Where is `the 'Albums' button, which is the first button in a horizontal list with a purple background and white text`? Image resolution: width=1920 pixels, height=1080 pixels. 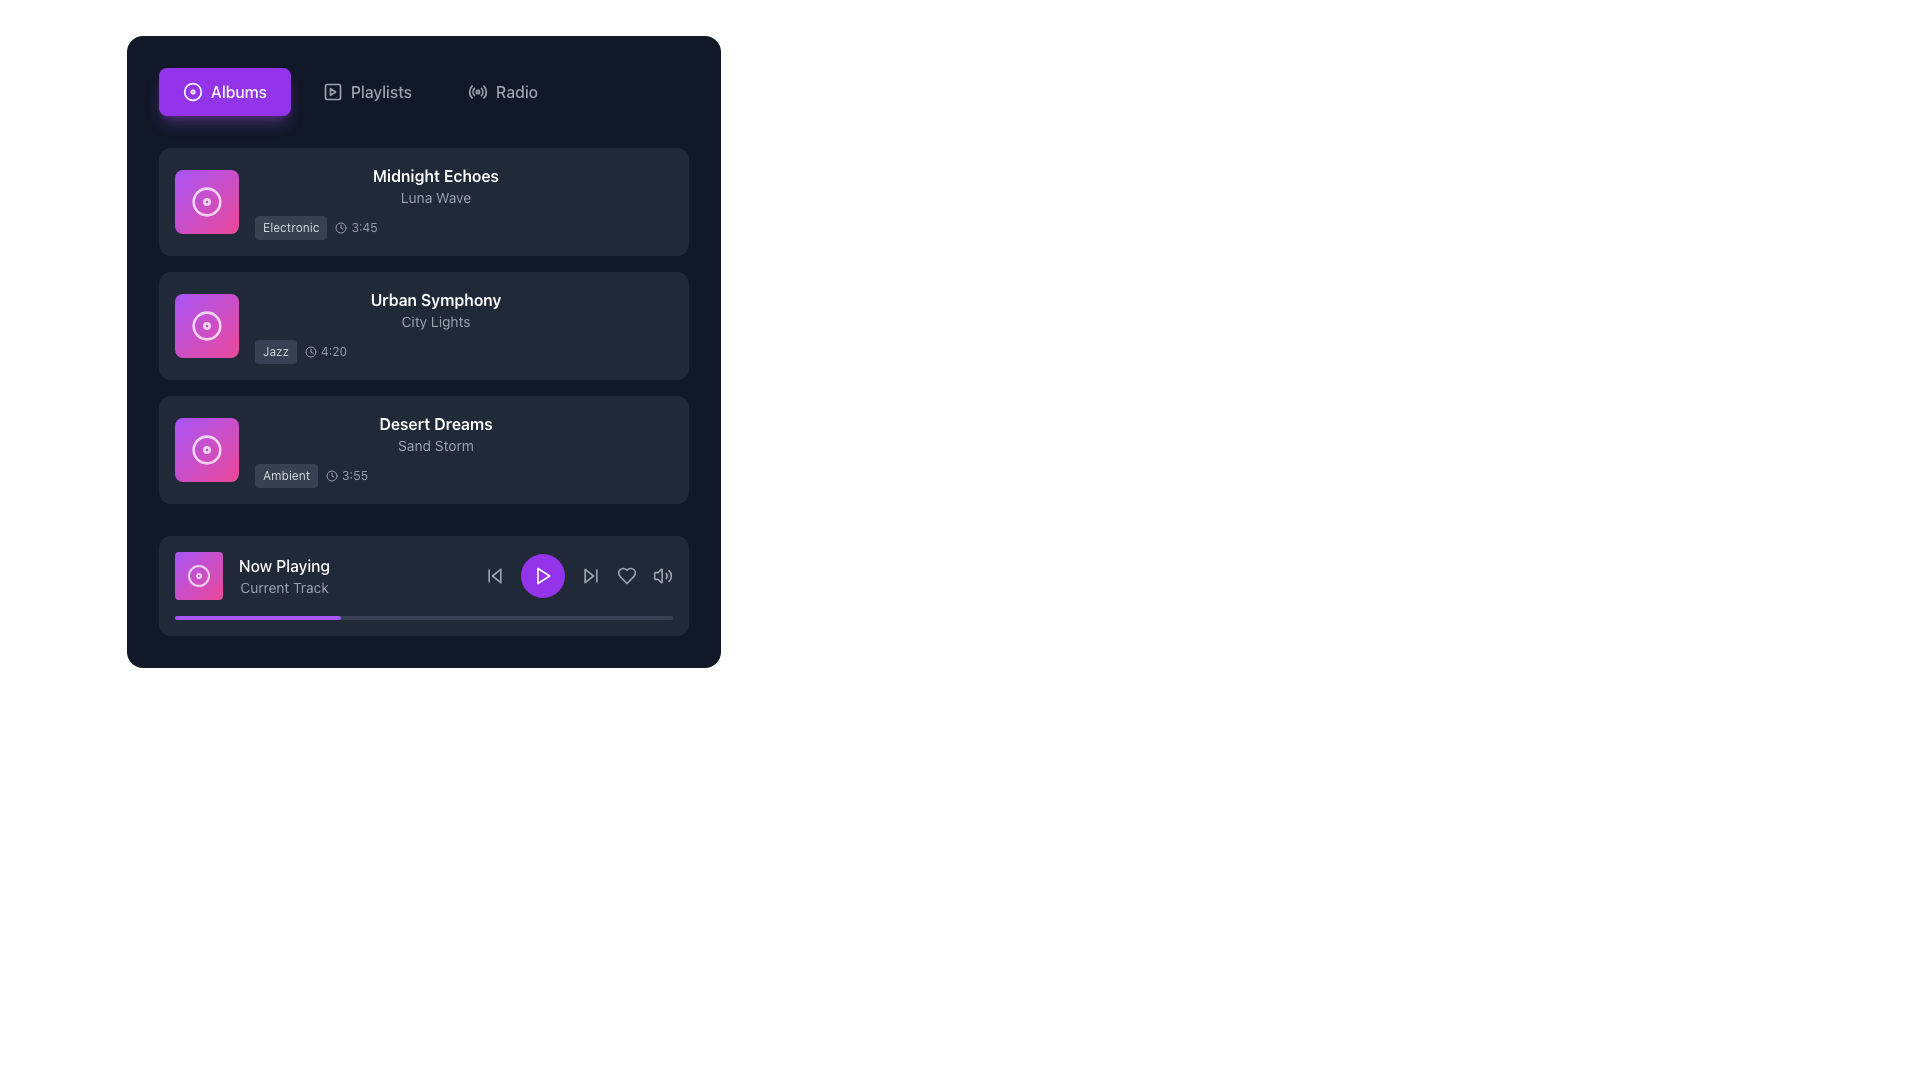
the 'Albums' button, which is the first button in a horizontal list with a purple background and white text is located at coordinates (225, 92).